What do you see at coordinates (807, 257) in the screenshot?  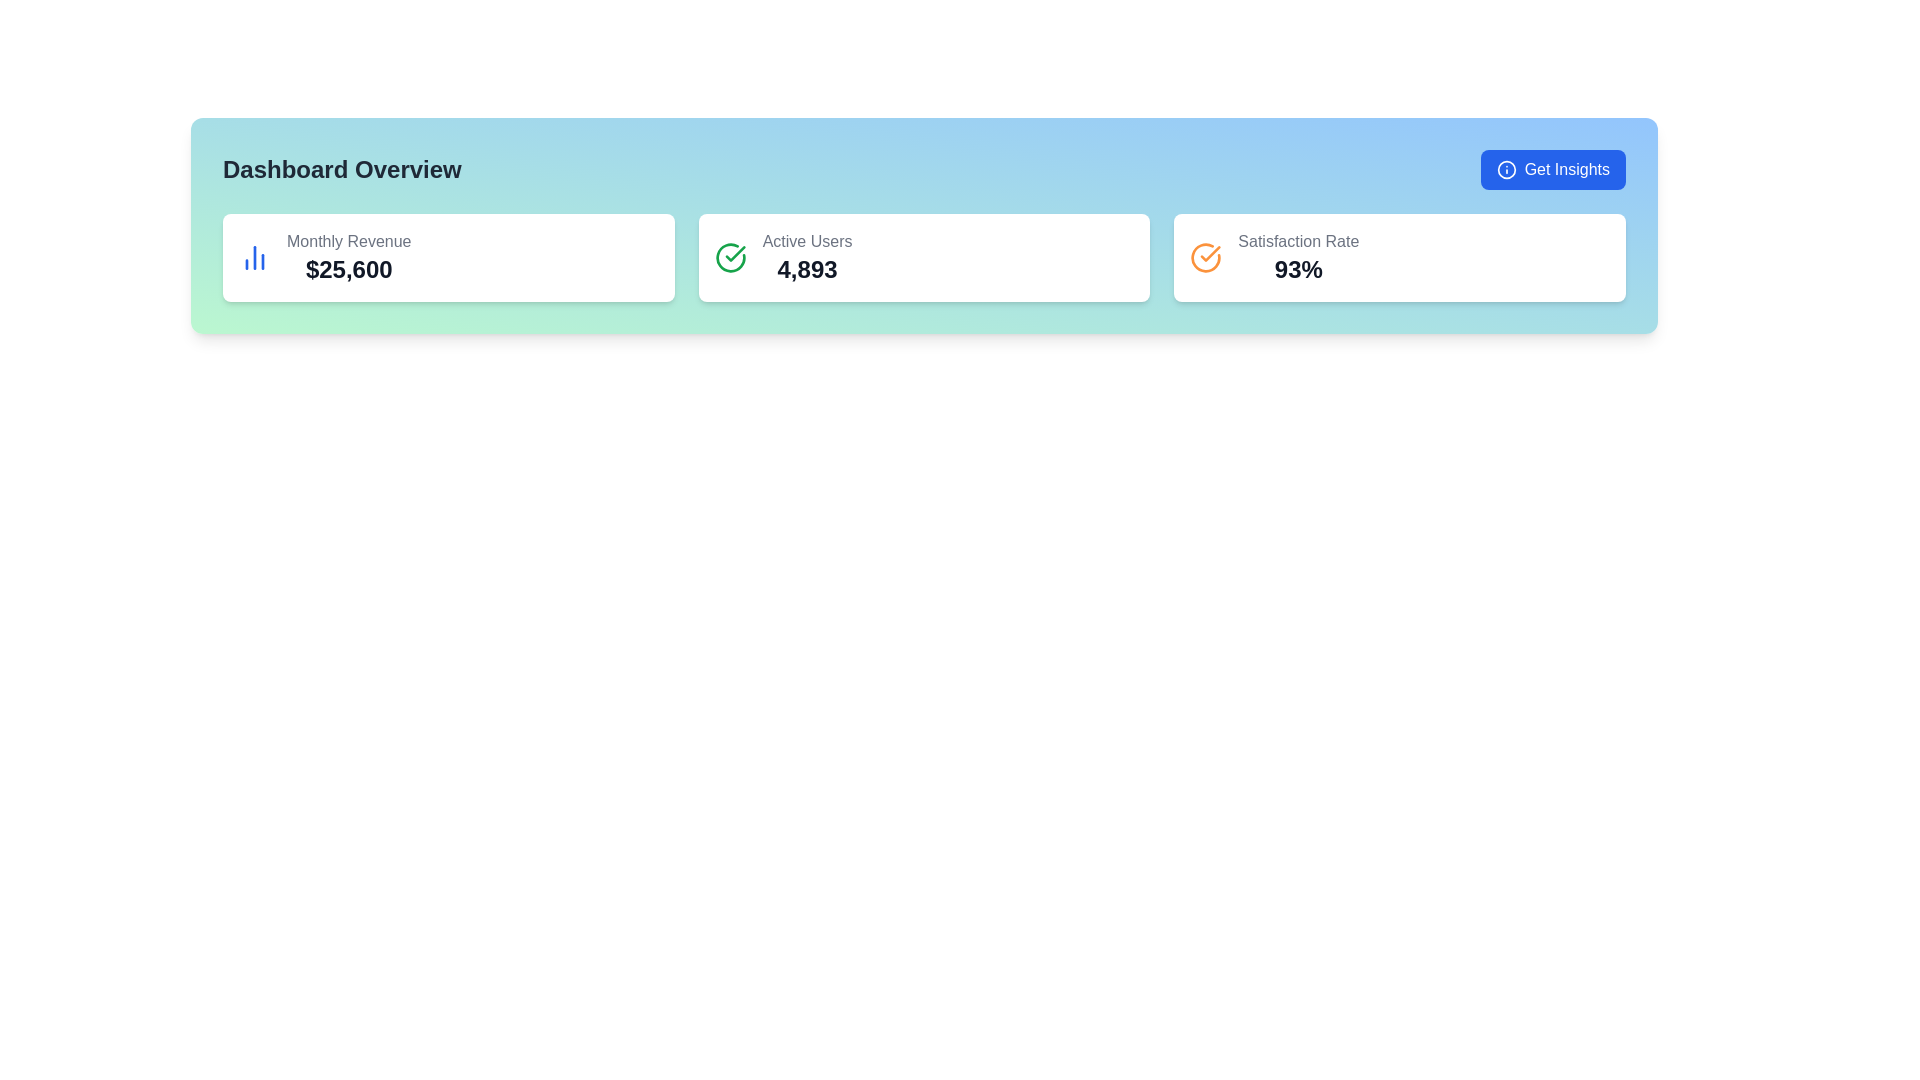 I see `the Information display panel, which is the second card in a row of three cards, displaying statistical data for active users` at bounding box center [807, 257].